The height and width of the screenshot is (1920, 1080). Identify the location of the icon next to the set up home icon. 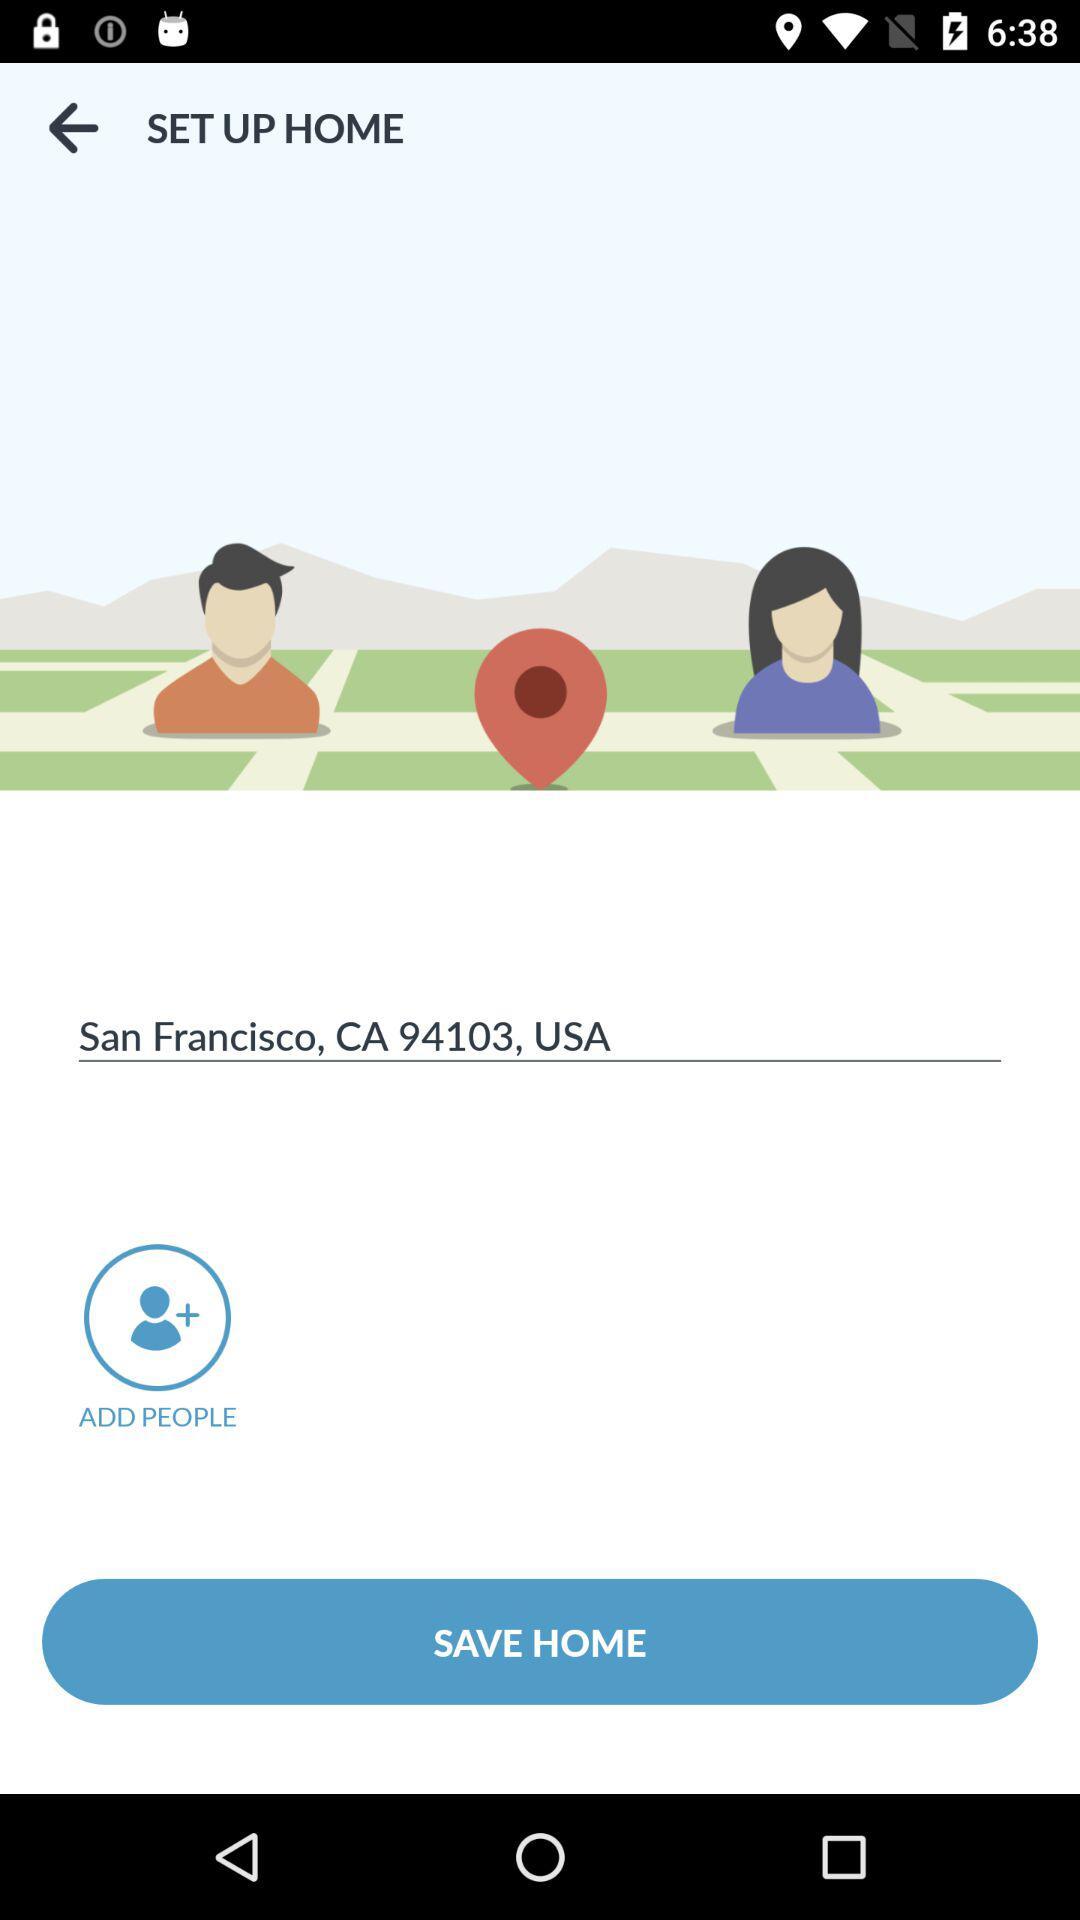
(72, 127).